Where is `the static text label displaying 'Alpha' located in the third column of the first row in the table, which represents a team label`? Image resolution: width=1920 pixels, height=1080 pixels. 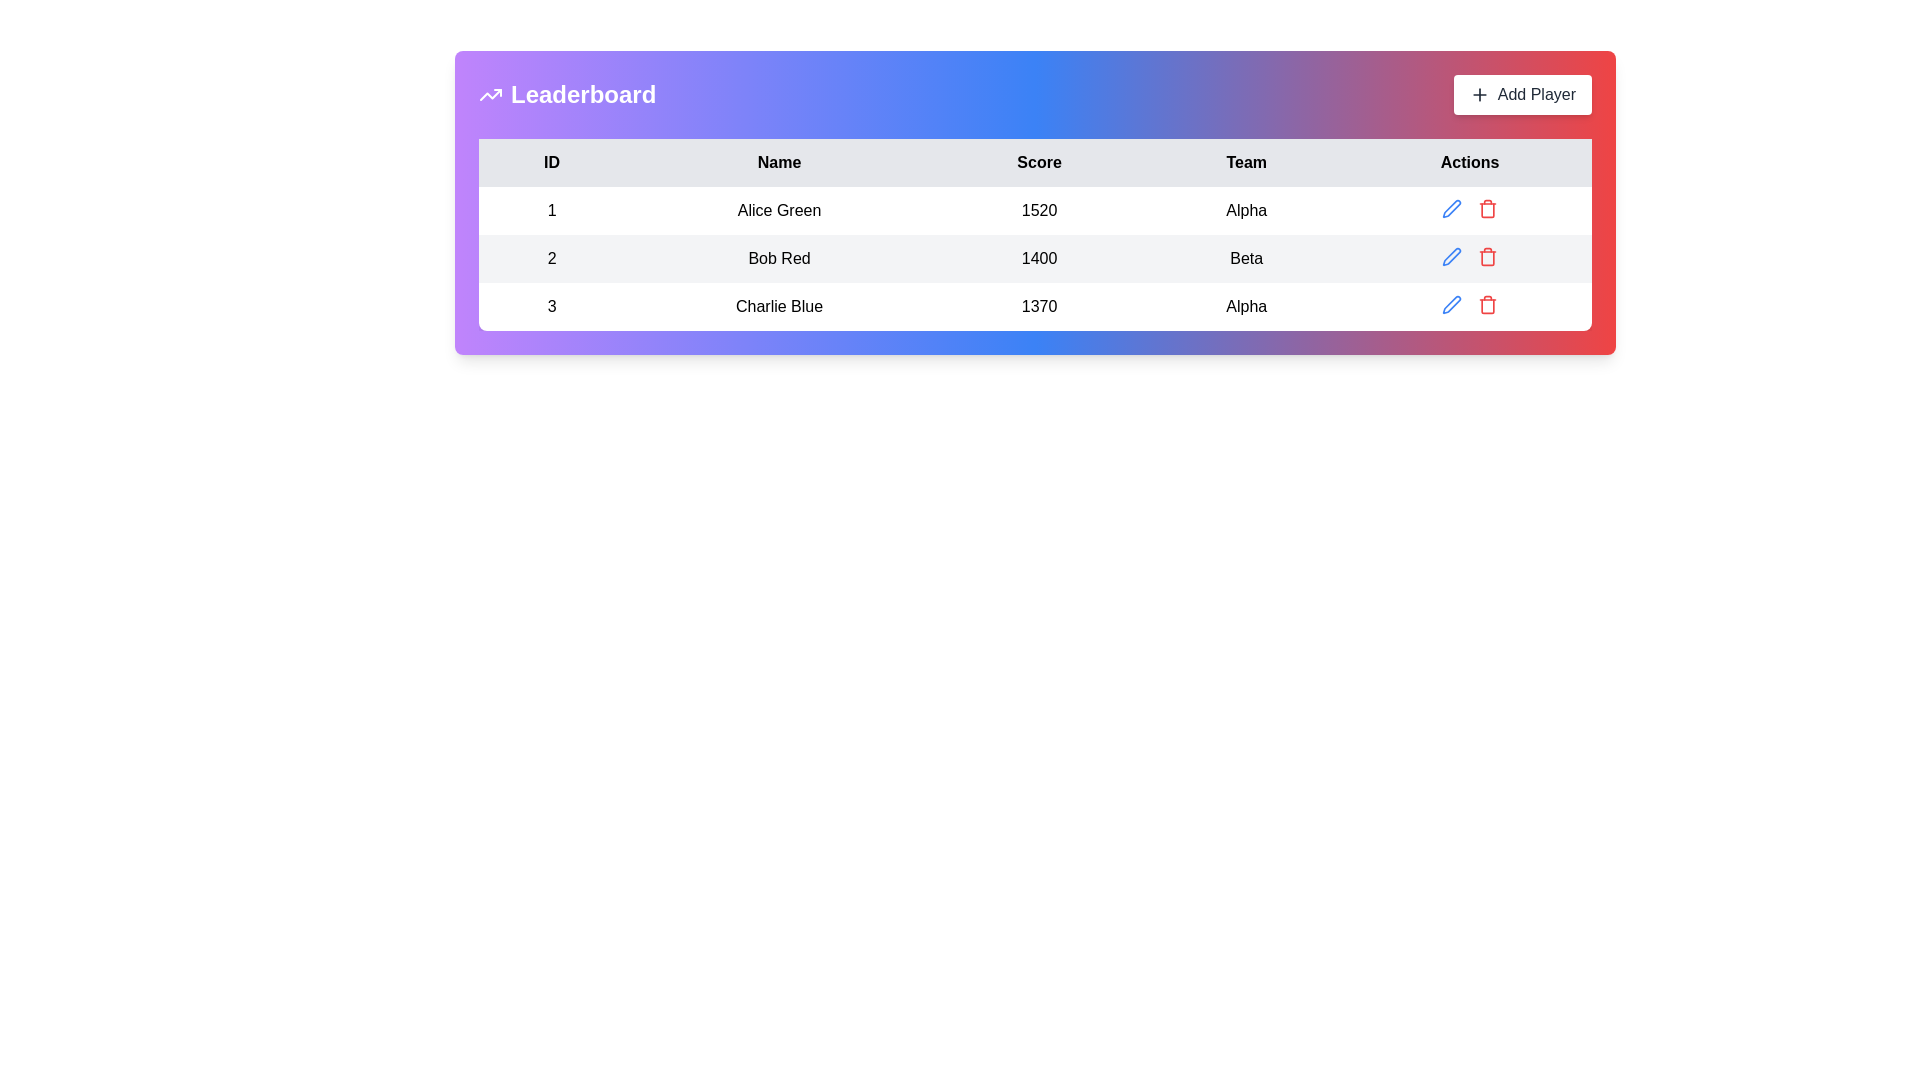
the static text label displaying 'Alpha' located in the third column of the first row in the table, which represents a team label is located at coordinates (1245, 211).